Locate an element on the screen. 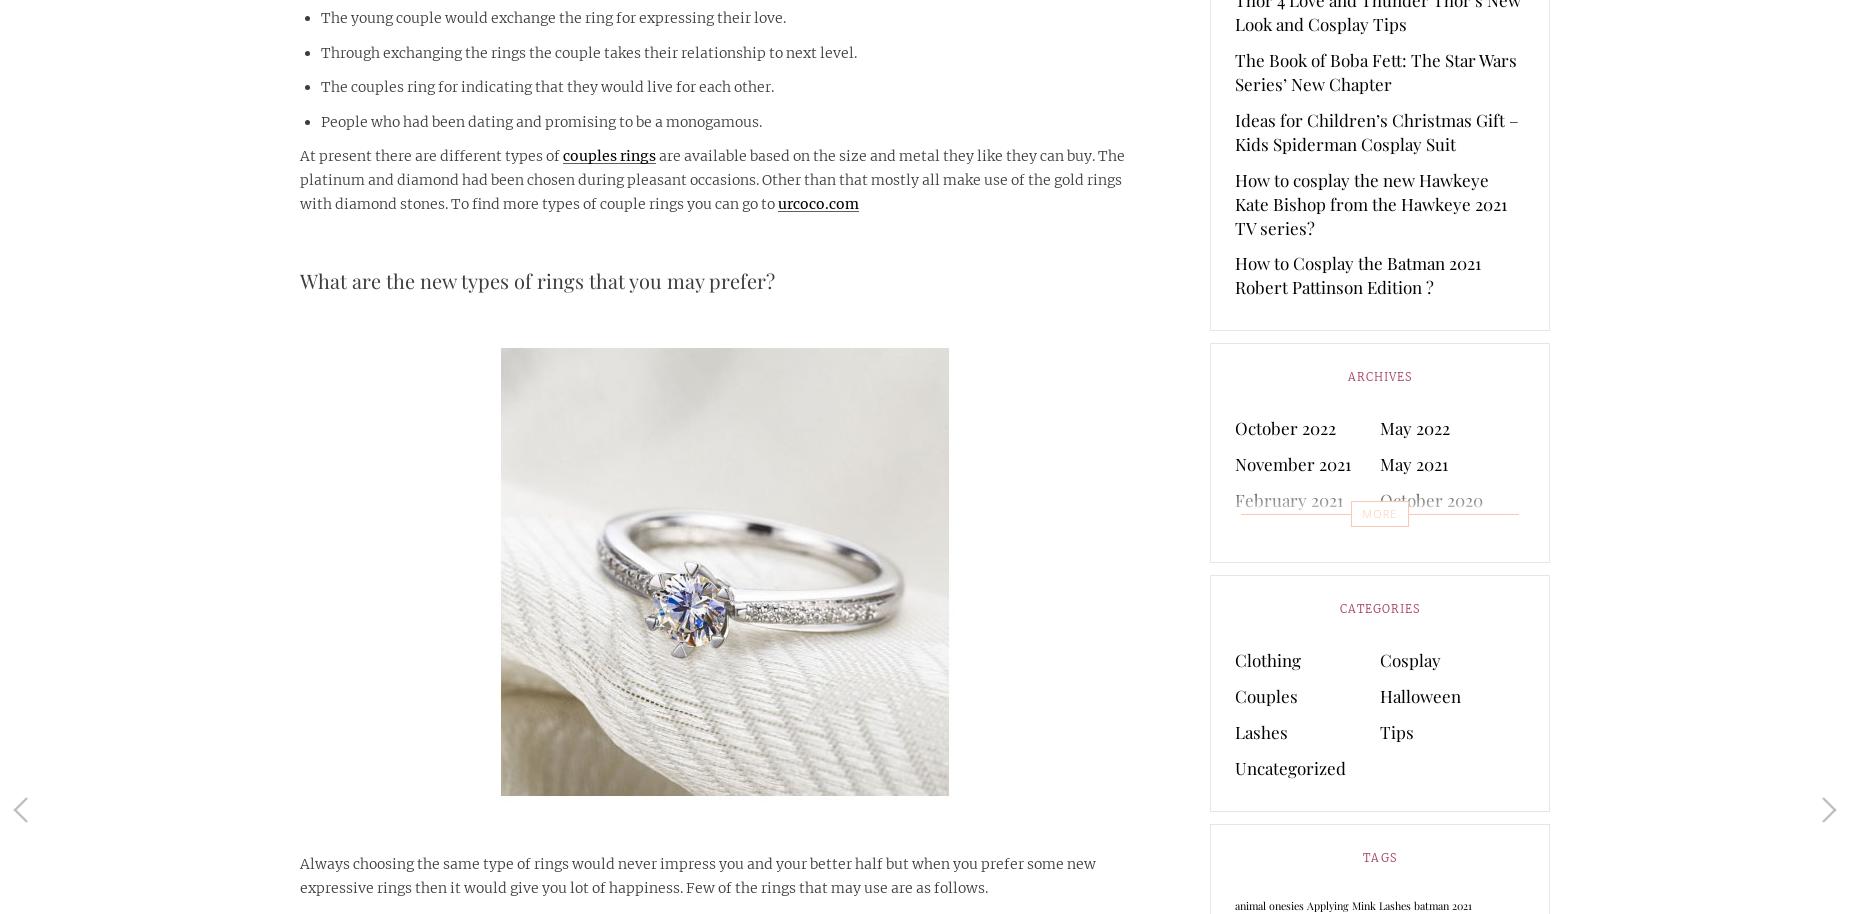 Image resolution: width=1850 pixels, height=914 pixels. 'Always choosing the same type of rings would never impress you and your better half but when you prefer some new expressive rings then it would give you lot of happiness. Few of the rings that may use are as follows.' is located at coordinates (697, 874).